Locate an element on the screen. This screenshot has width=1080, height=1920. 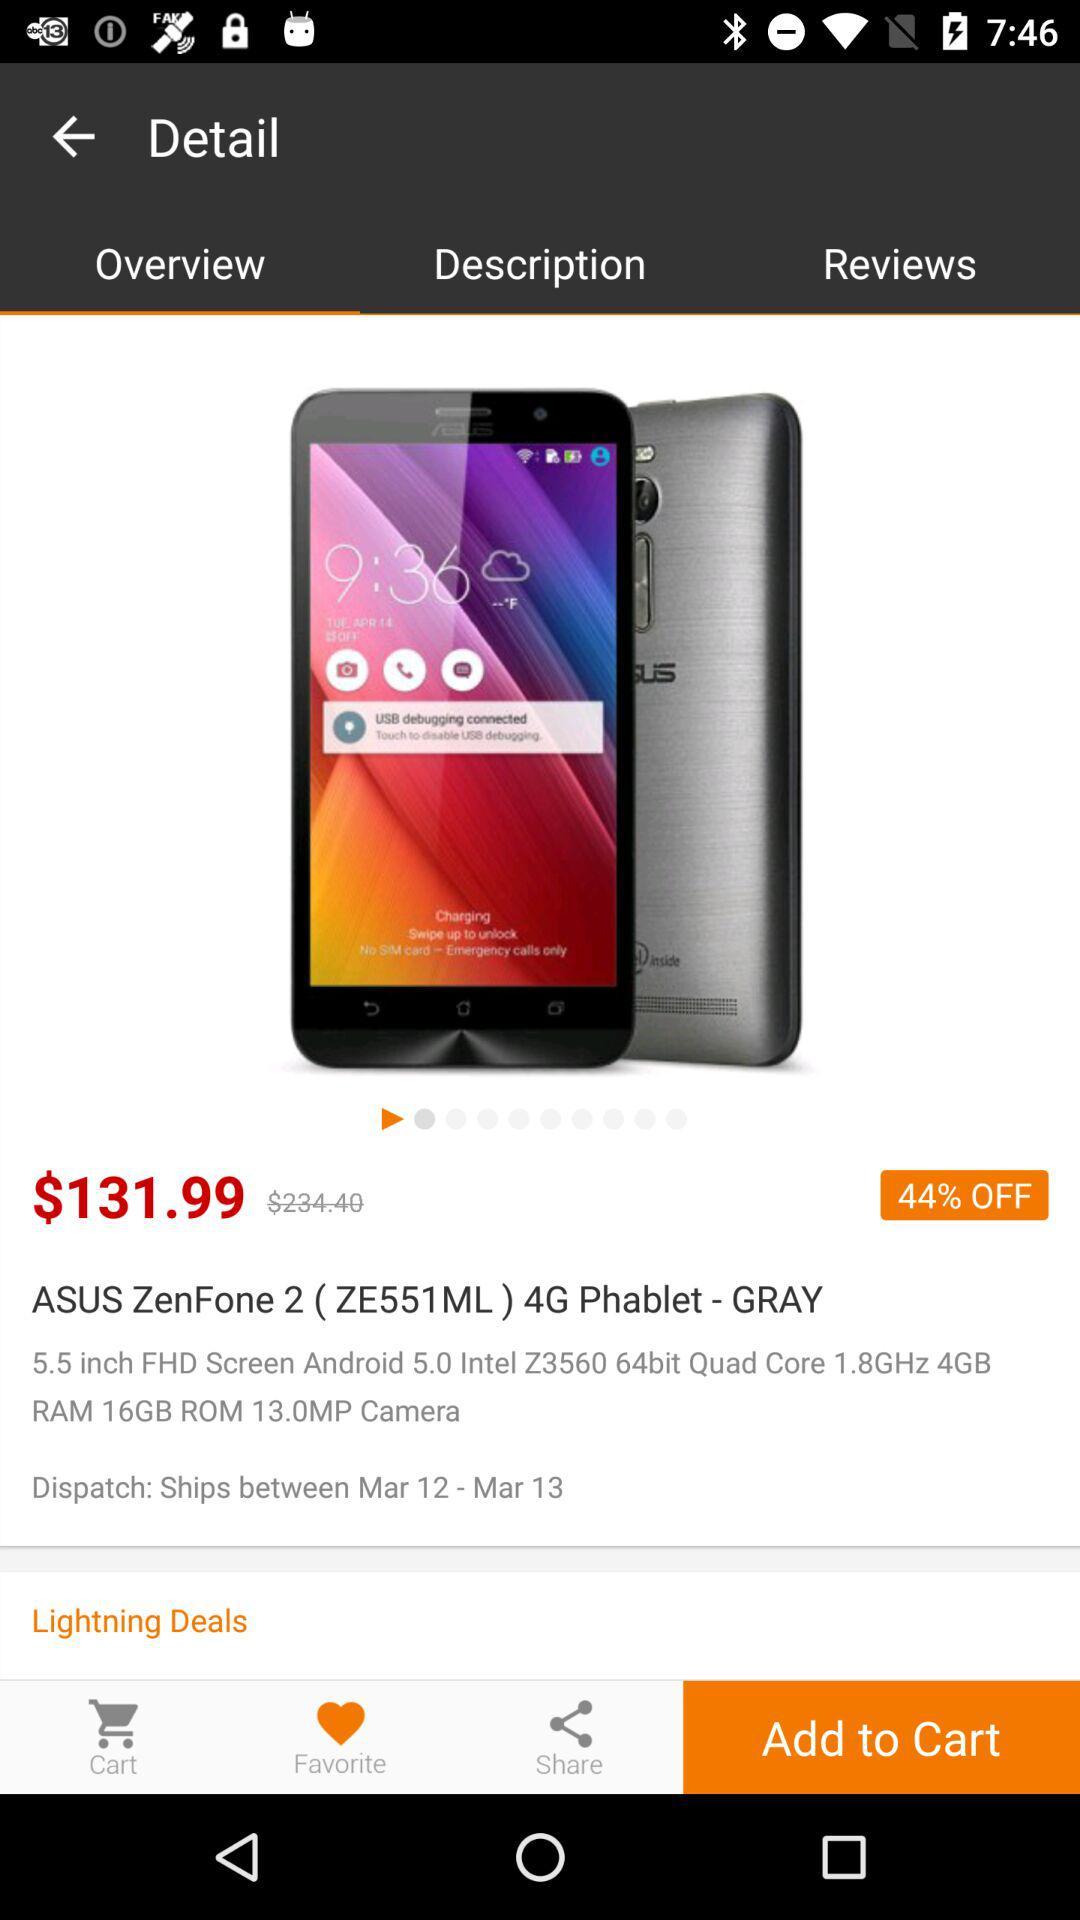
share the product is located at coordinates (569, 1736).